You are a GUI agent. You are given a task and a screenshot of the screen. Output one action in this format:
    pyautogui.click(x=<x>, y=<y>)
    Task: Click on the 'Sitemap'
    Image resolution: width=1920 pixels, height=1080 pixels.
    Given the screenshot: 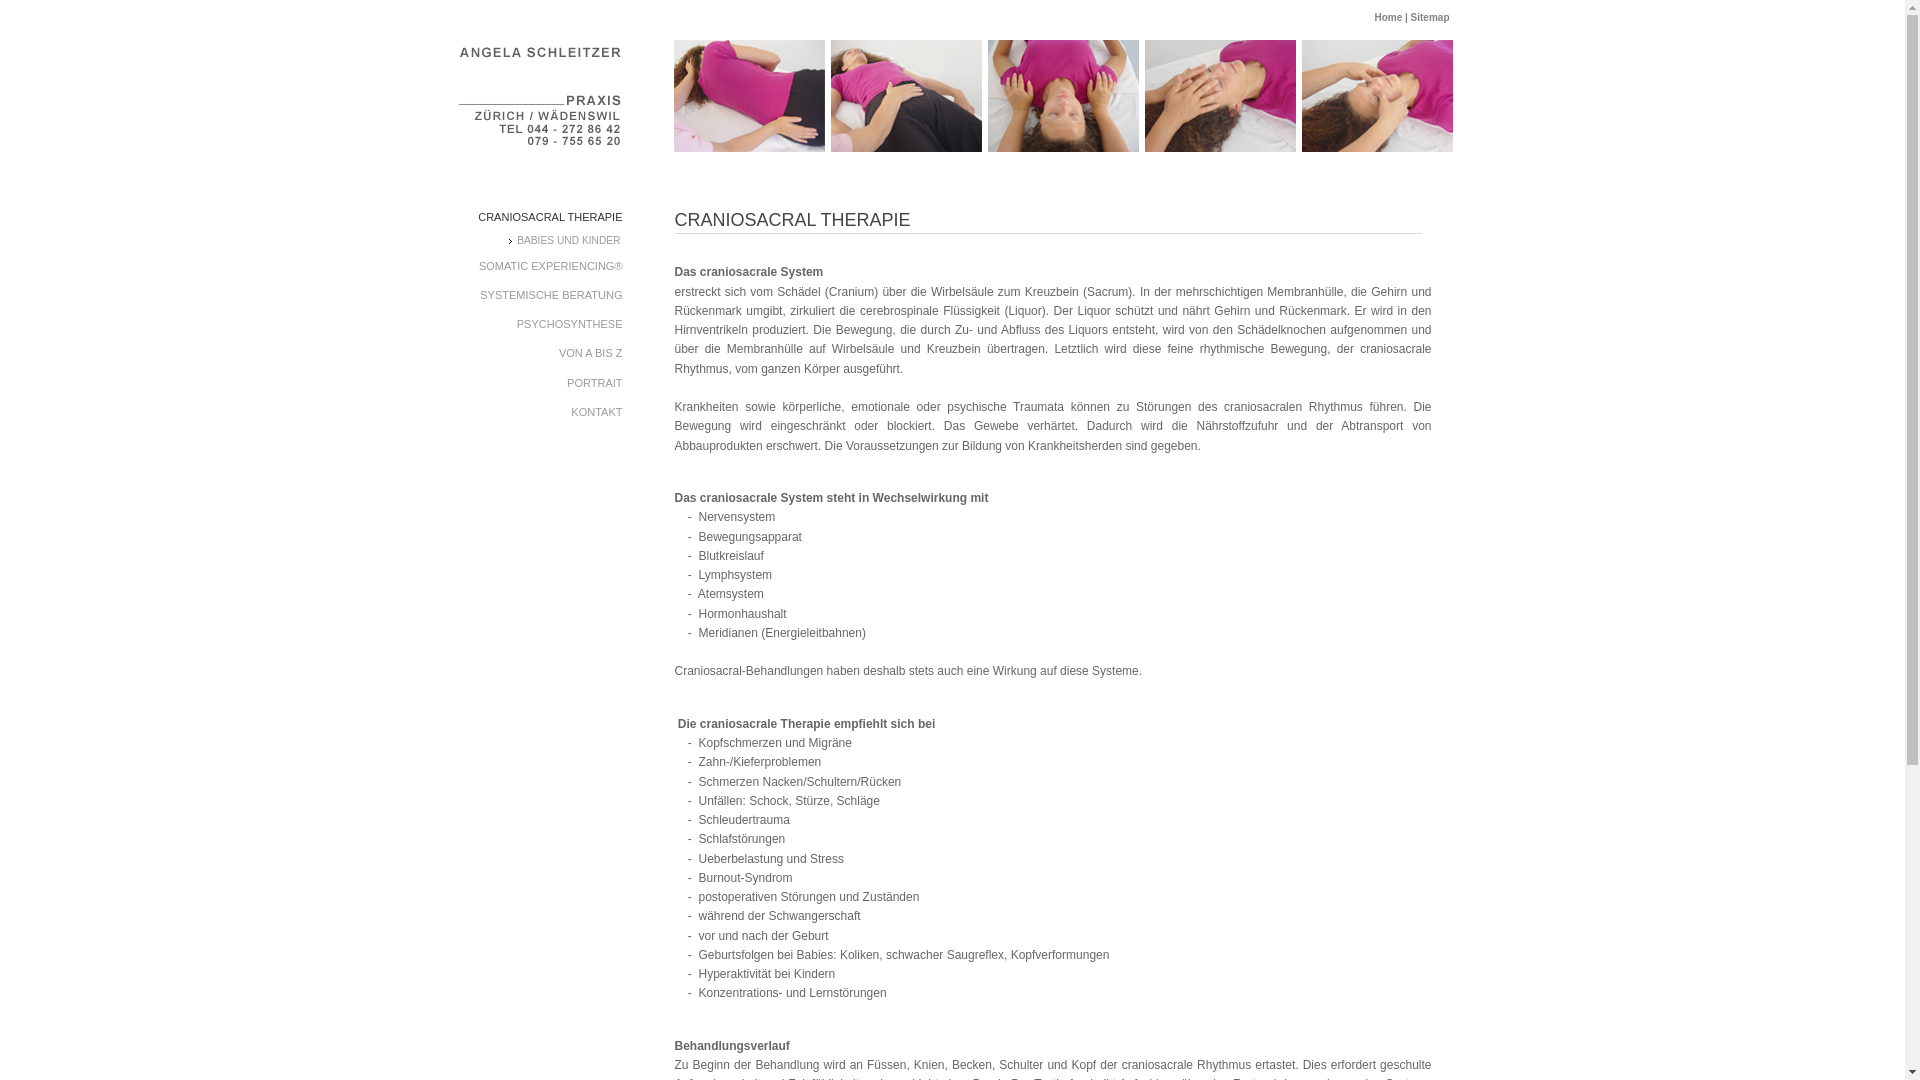 What is the action you would take?
    pyautogui.click(x=1410, y=17)
    